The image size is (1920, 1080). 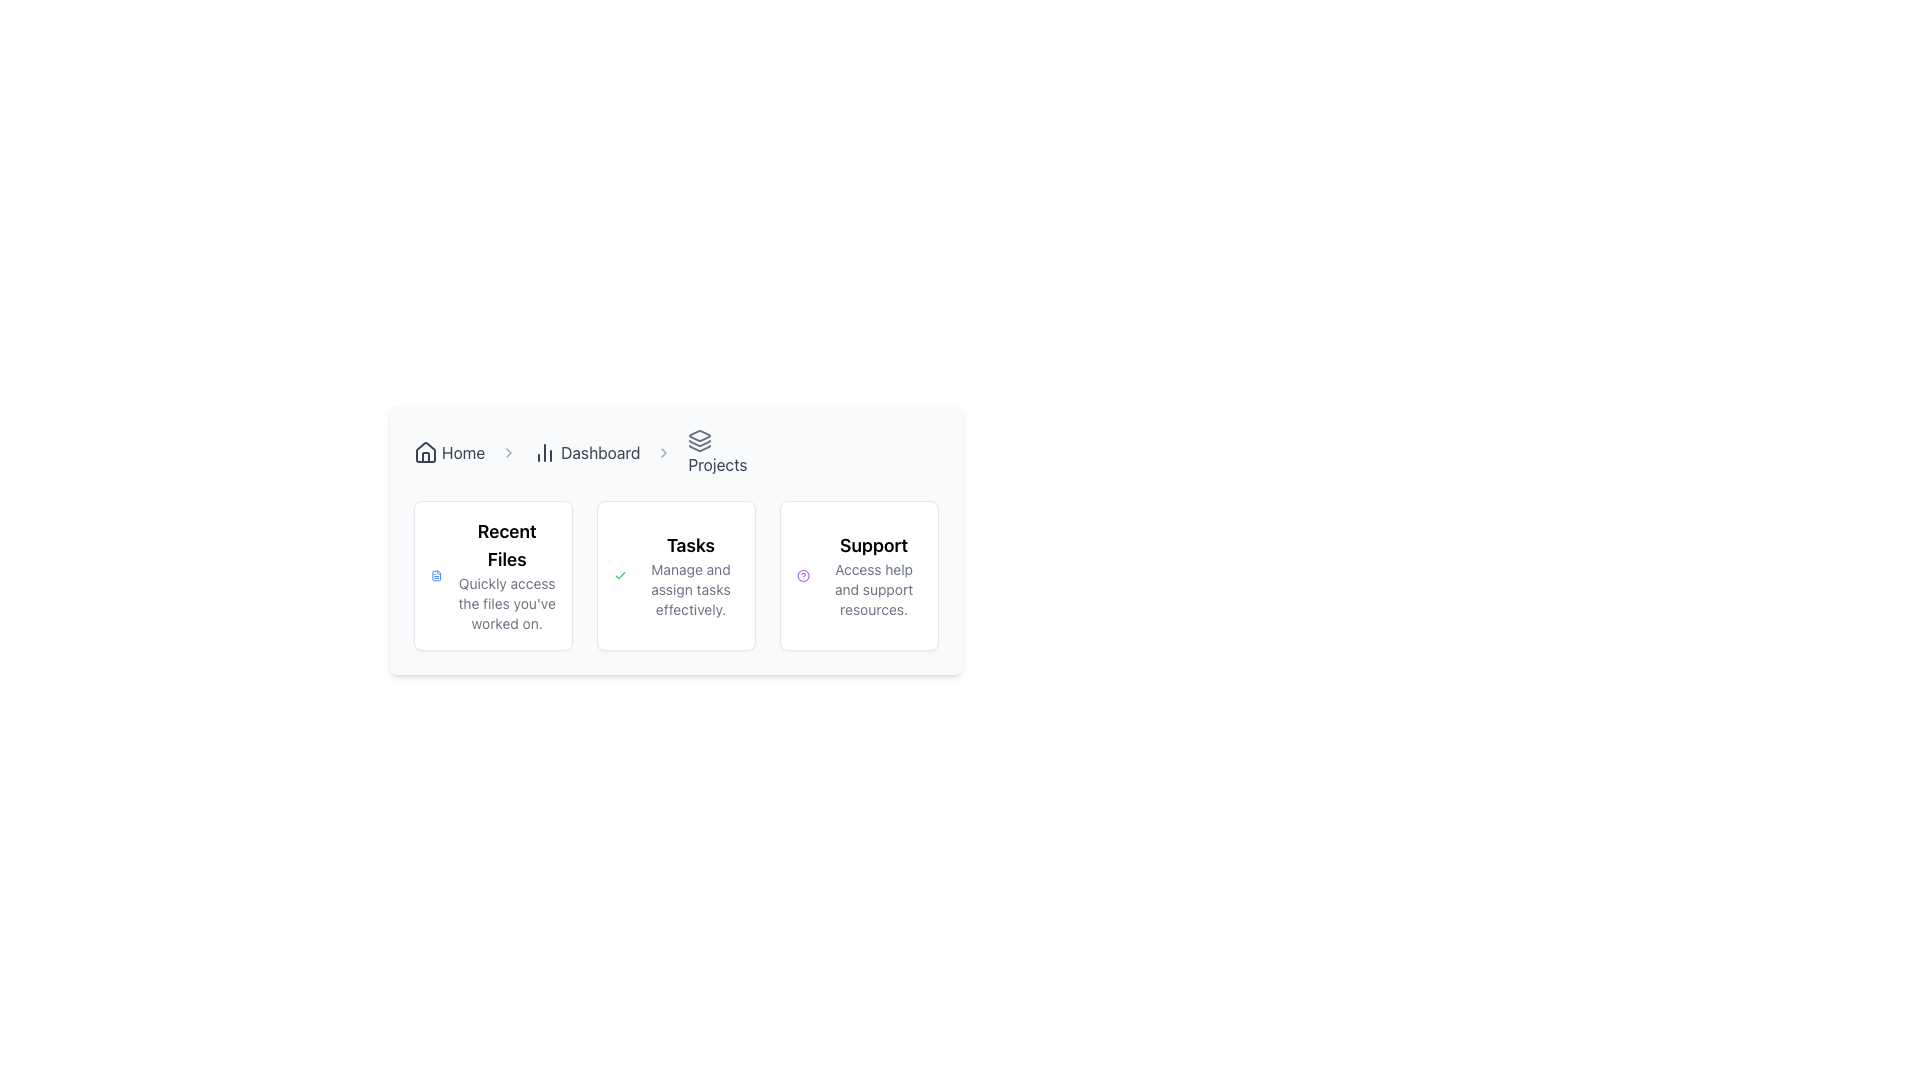 I want to click on the circular icon with a question mark symbol inside, which has a purple outline, located within the 'Support' card, so click(x=803, y=575).